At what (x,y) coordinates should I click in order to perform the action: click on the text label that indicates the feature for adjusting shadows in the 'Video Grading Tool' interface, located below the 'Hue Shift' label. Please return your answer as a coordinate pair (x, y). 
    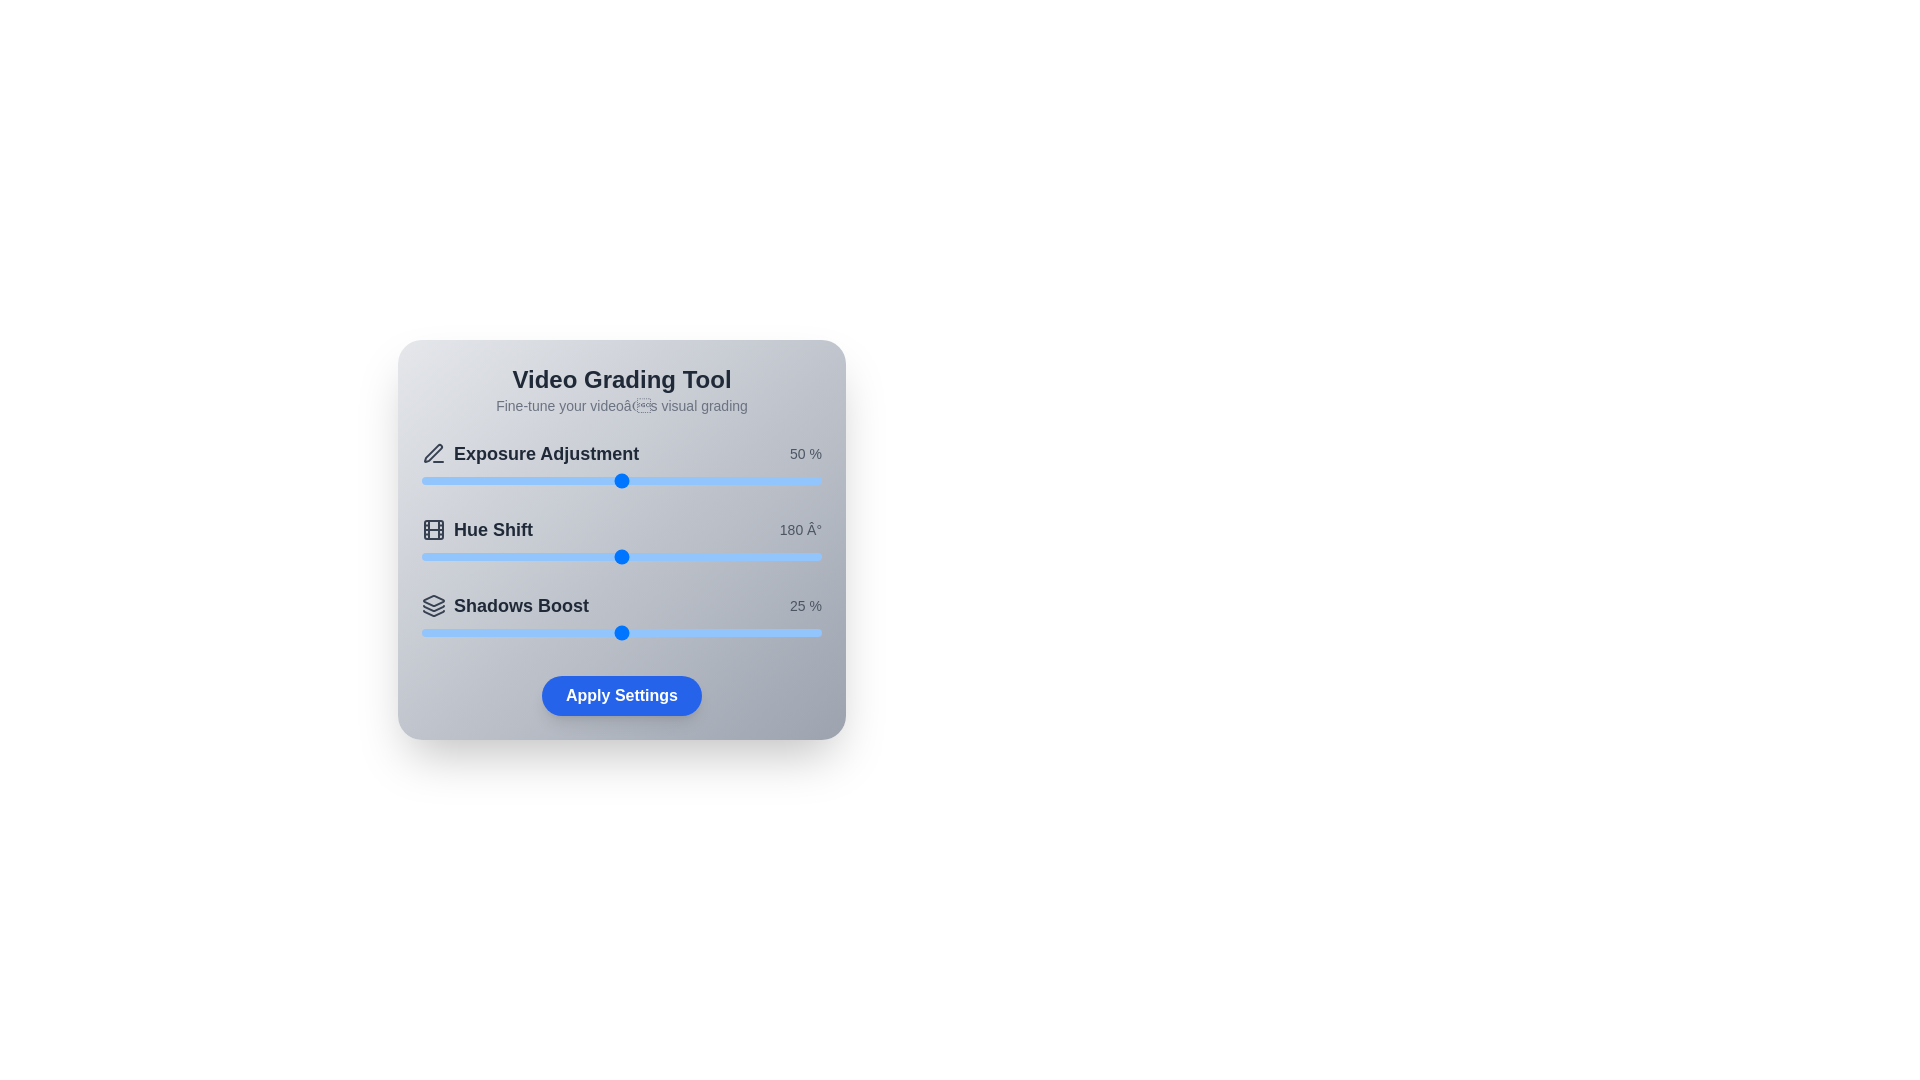
    Looking at the image, I should click on (521, 604).